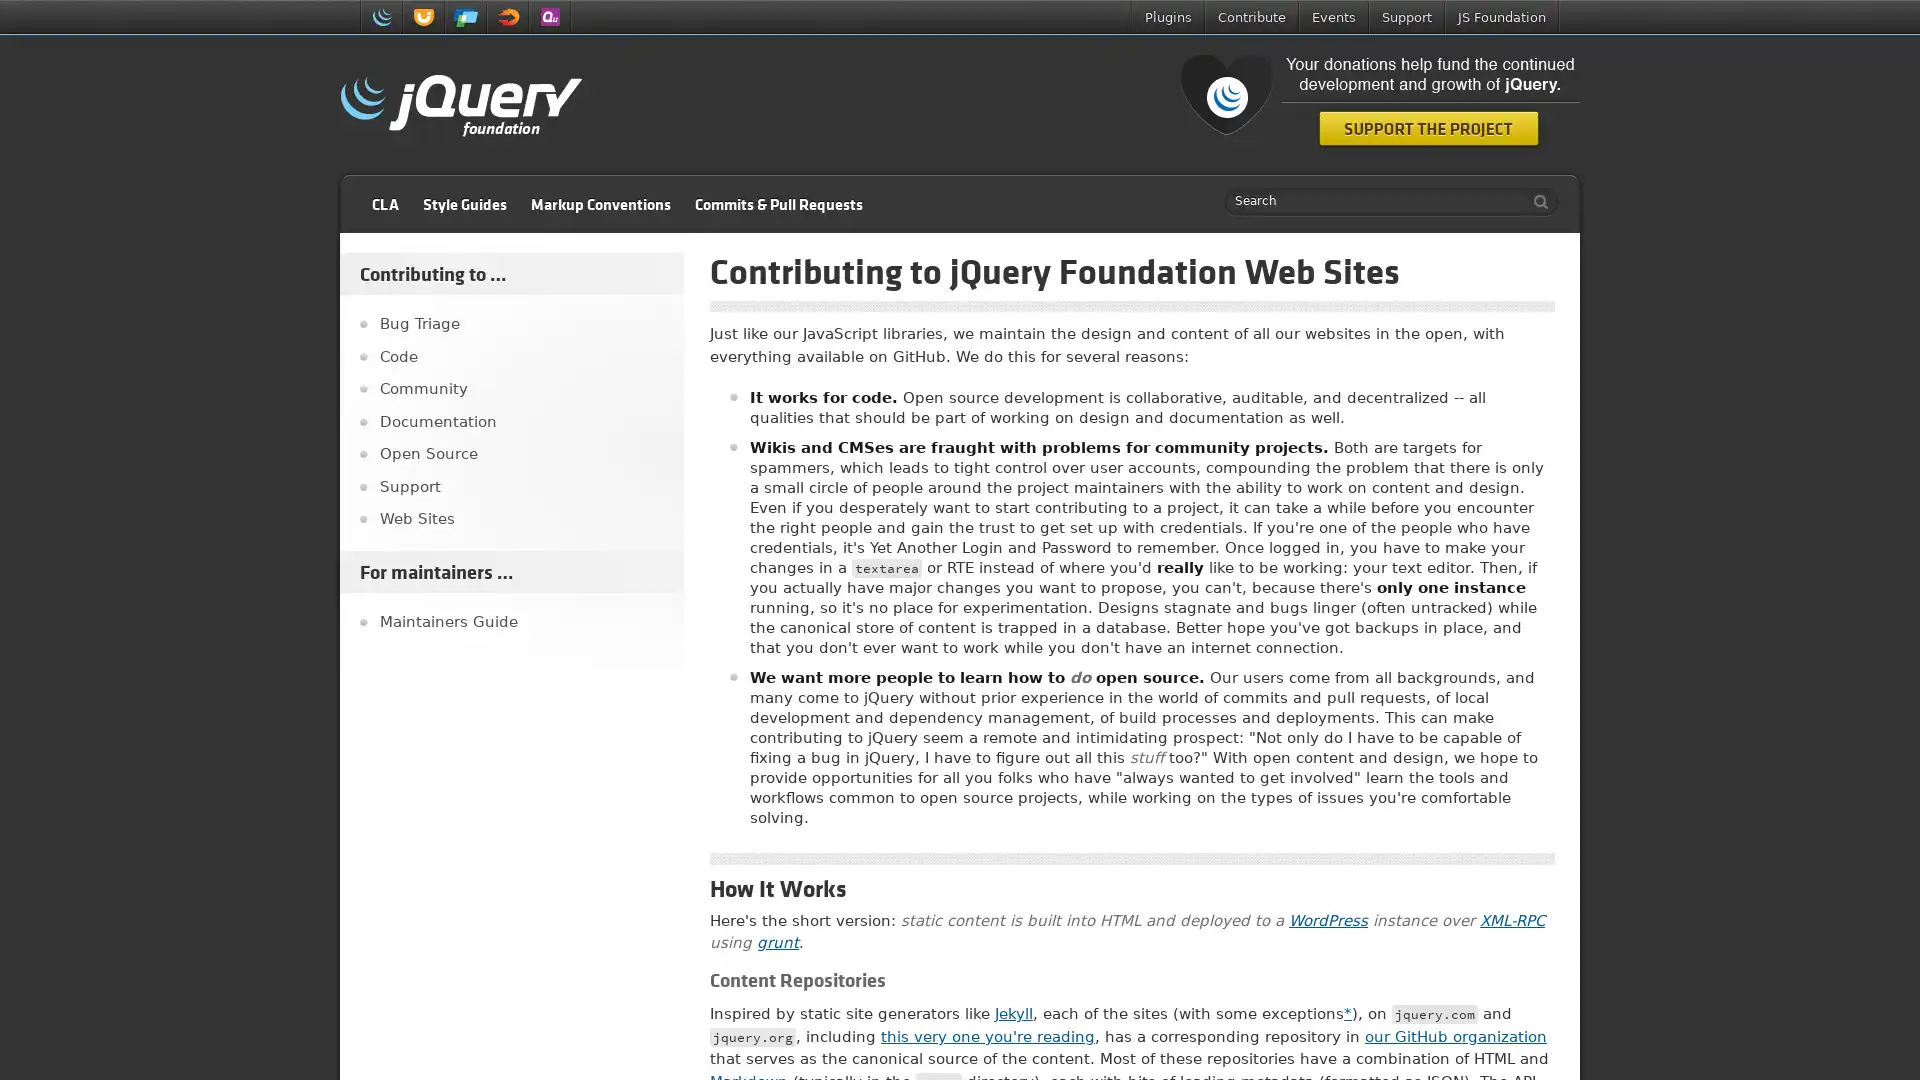  What do you see at coordinates (1535, 201) in the screenshot?
I see `search` at bounding box center [1535, 201].